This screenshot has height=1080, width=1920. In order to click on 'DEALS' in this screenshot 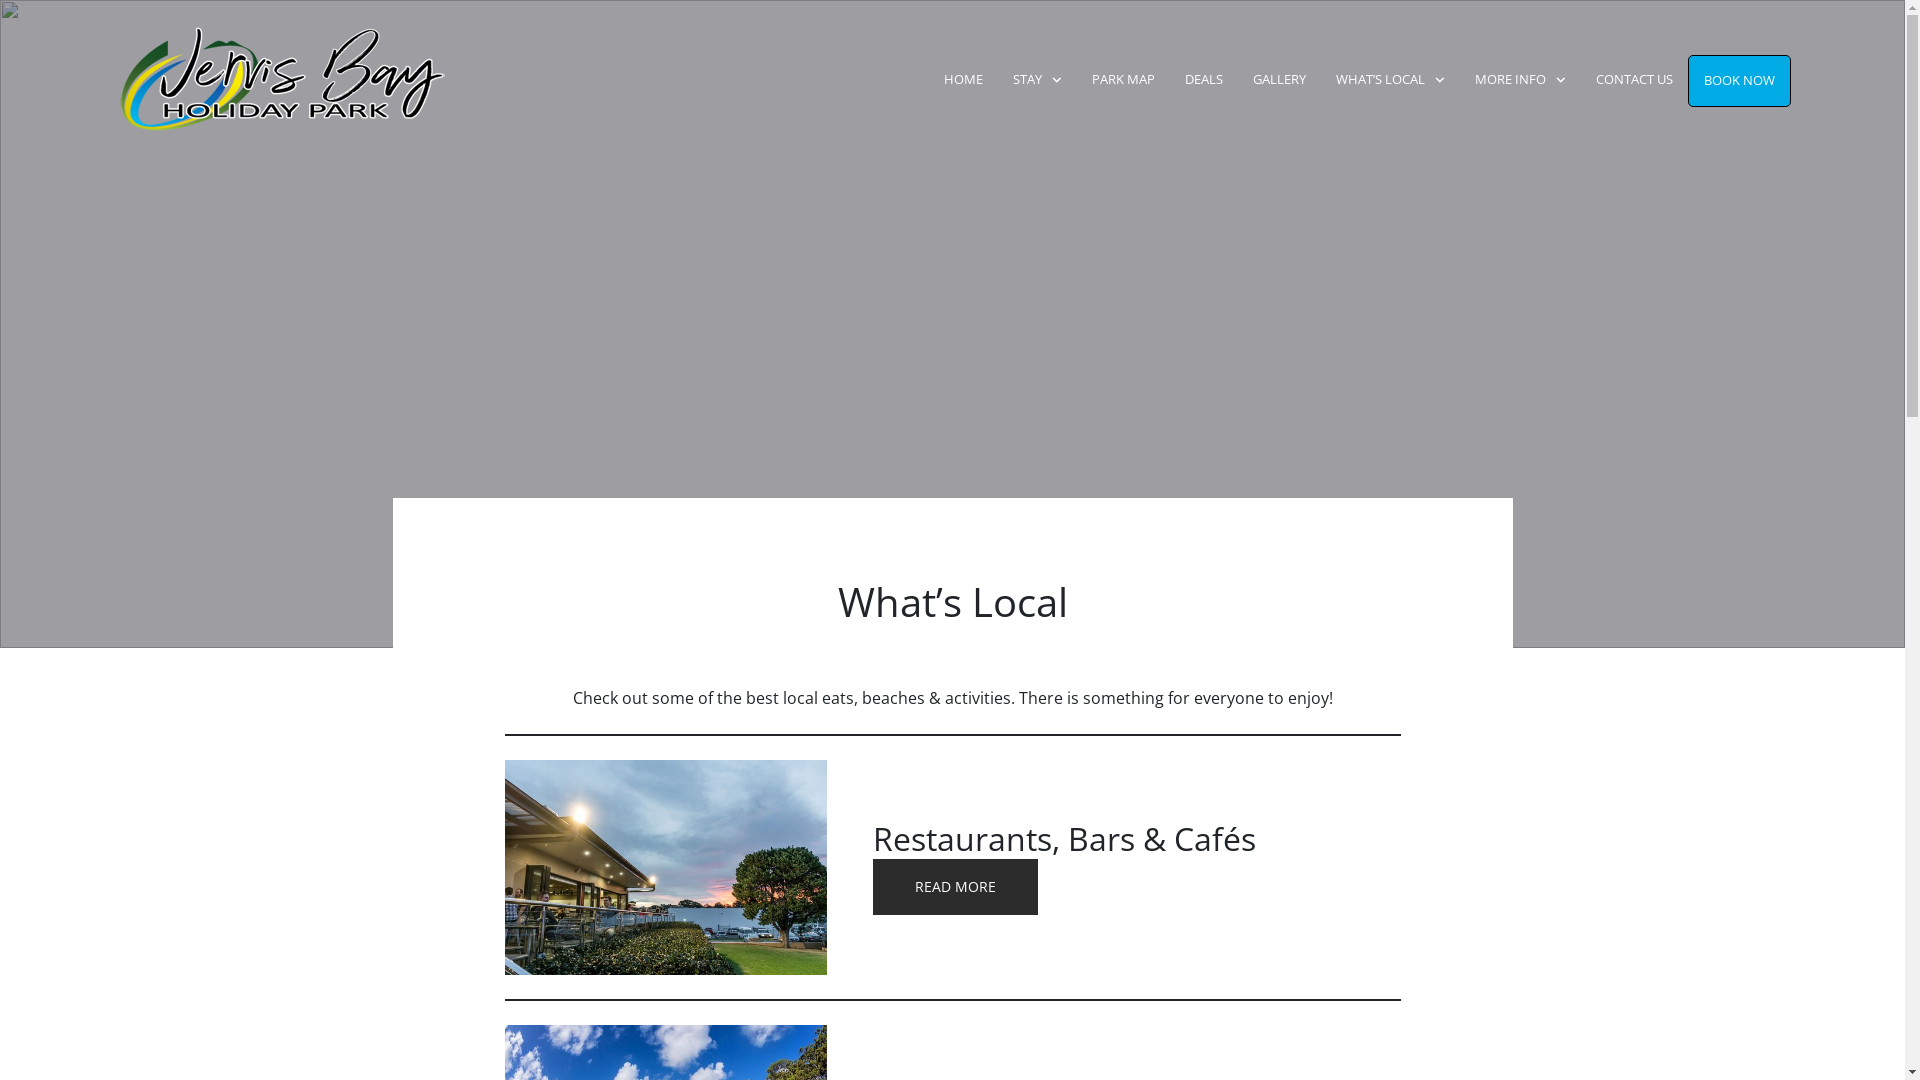, I will do `click(1203, 79)`.